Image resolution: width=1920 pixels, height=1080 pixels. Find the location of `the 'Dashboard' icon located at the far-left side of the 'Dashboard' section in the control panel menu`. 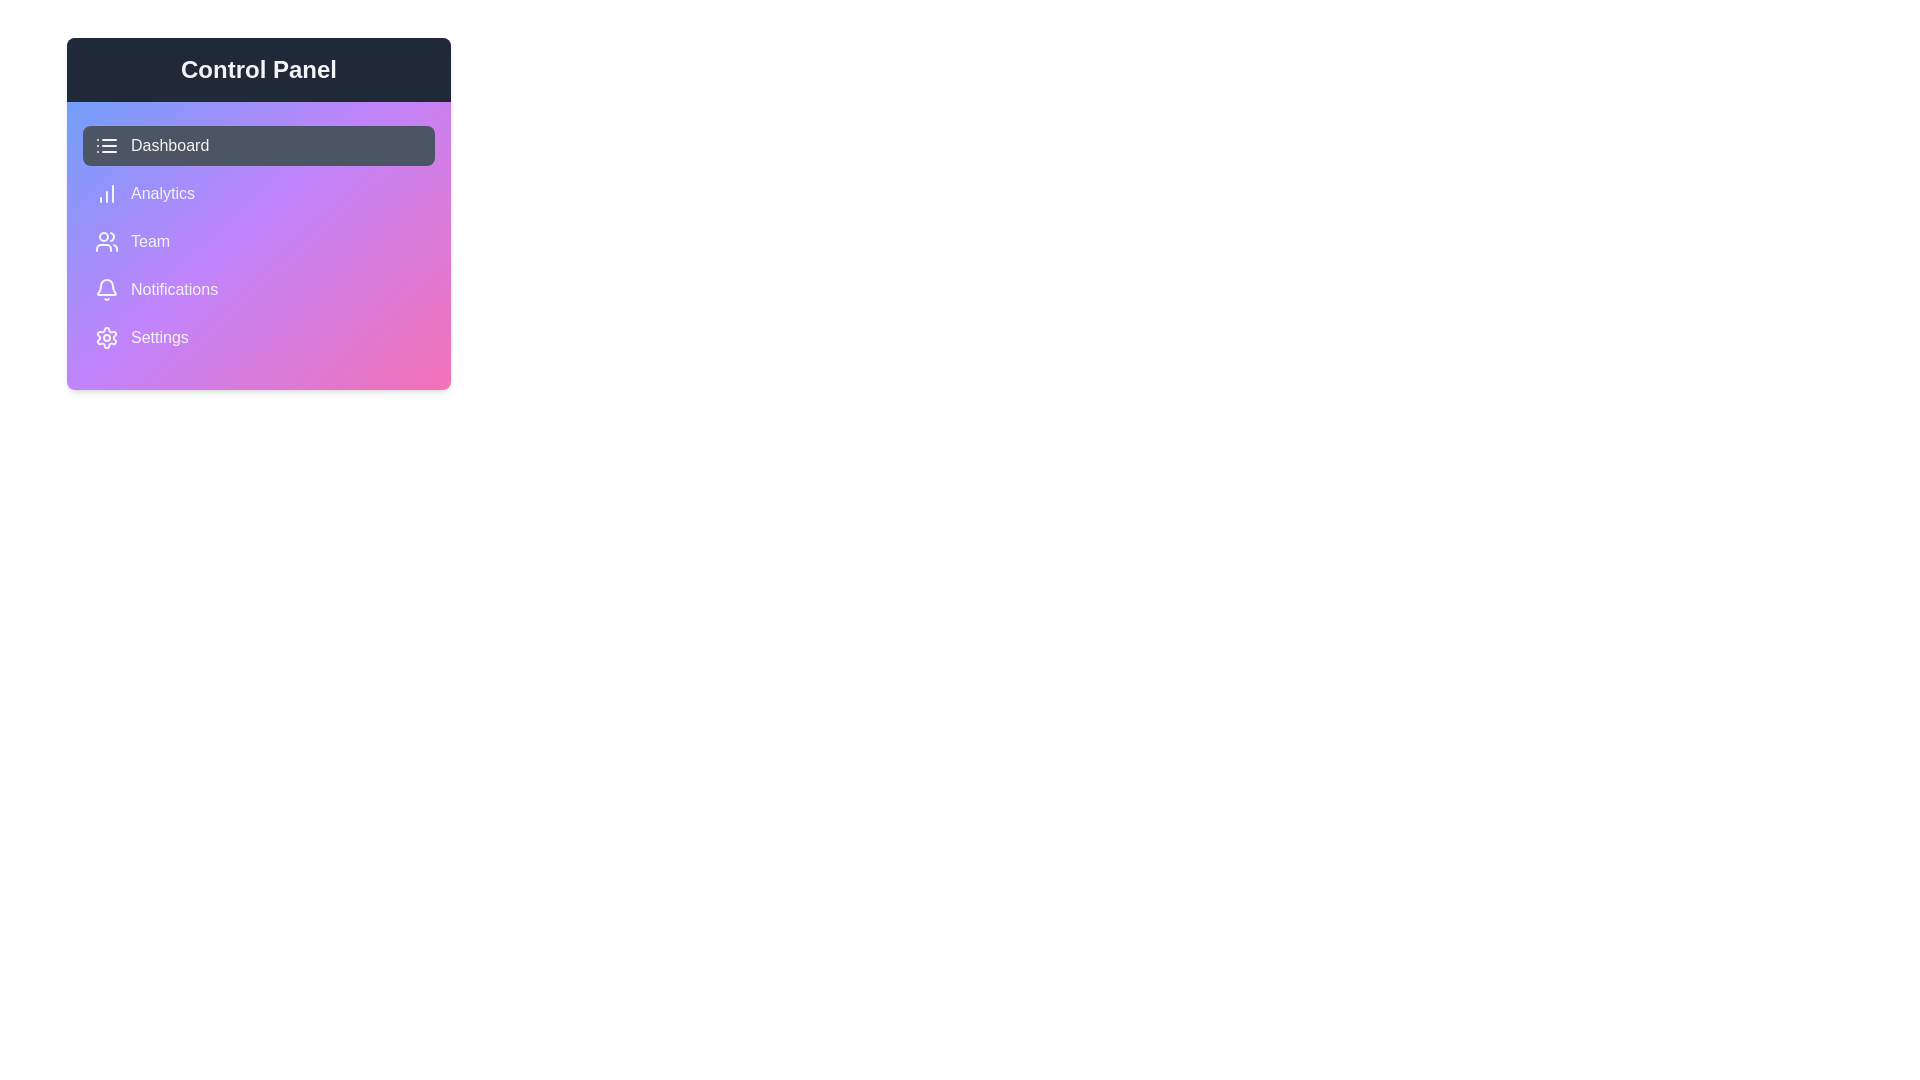

the 'Dashboard' icon located at the far-left side of the 'Dashboard' section in the control panel menu is located at coordinates (105, 145).